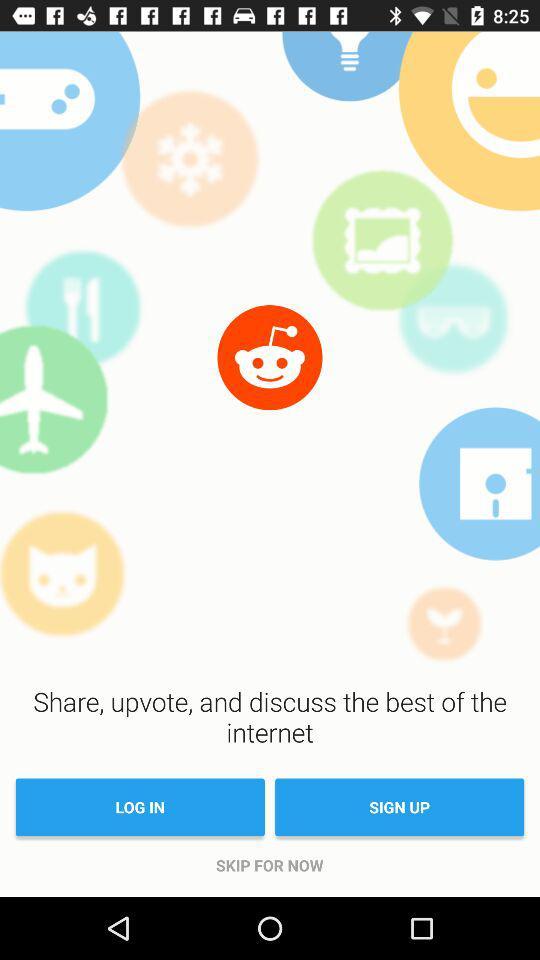 This screenshot has height=960, width=540. What do you see at coordinates (399, 807) in the screenshot?
I see `sign up item` at bounding box center [399, 807].